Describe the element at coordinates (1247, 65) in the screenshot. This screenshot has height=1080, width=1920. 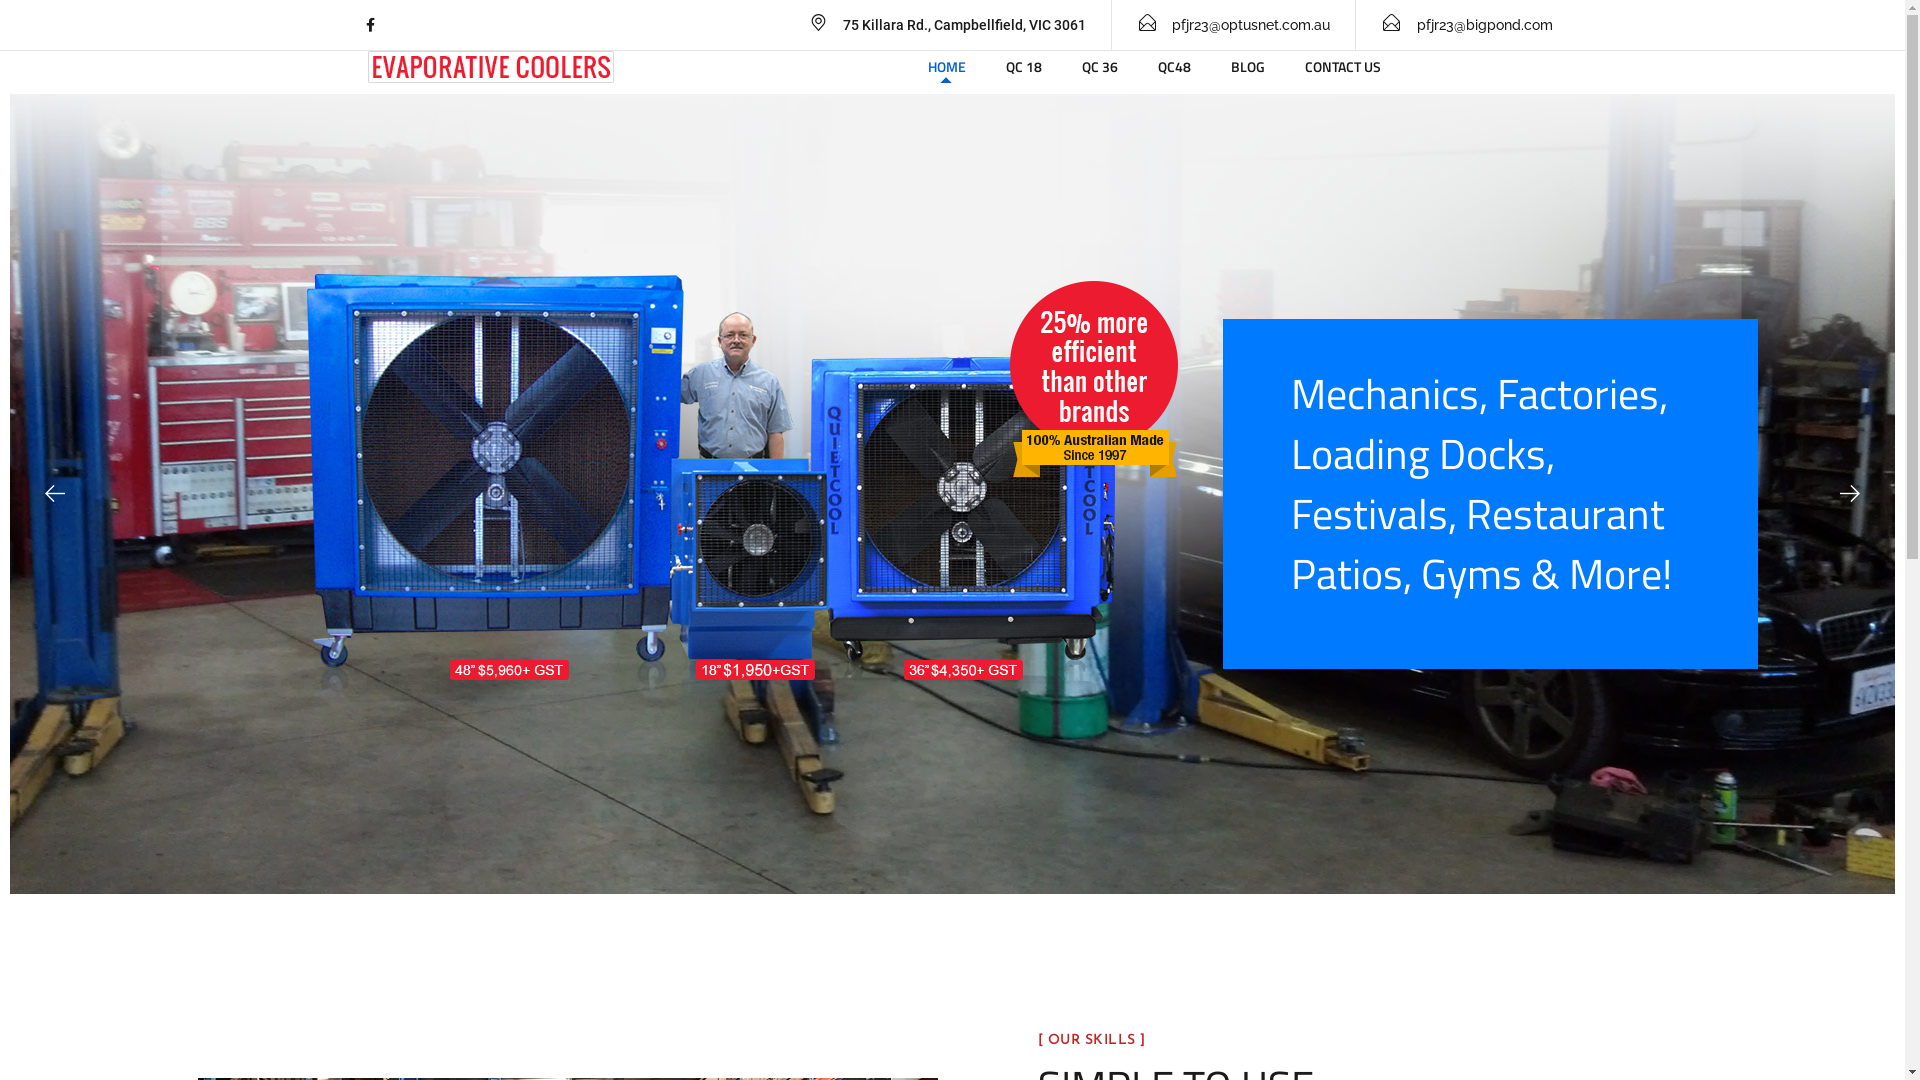
I see `'BLOG'` at that location.